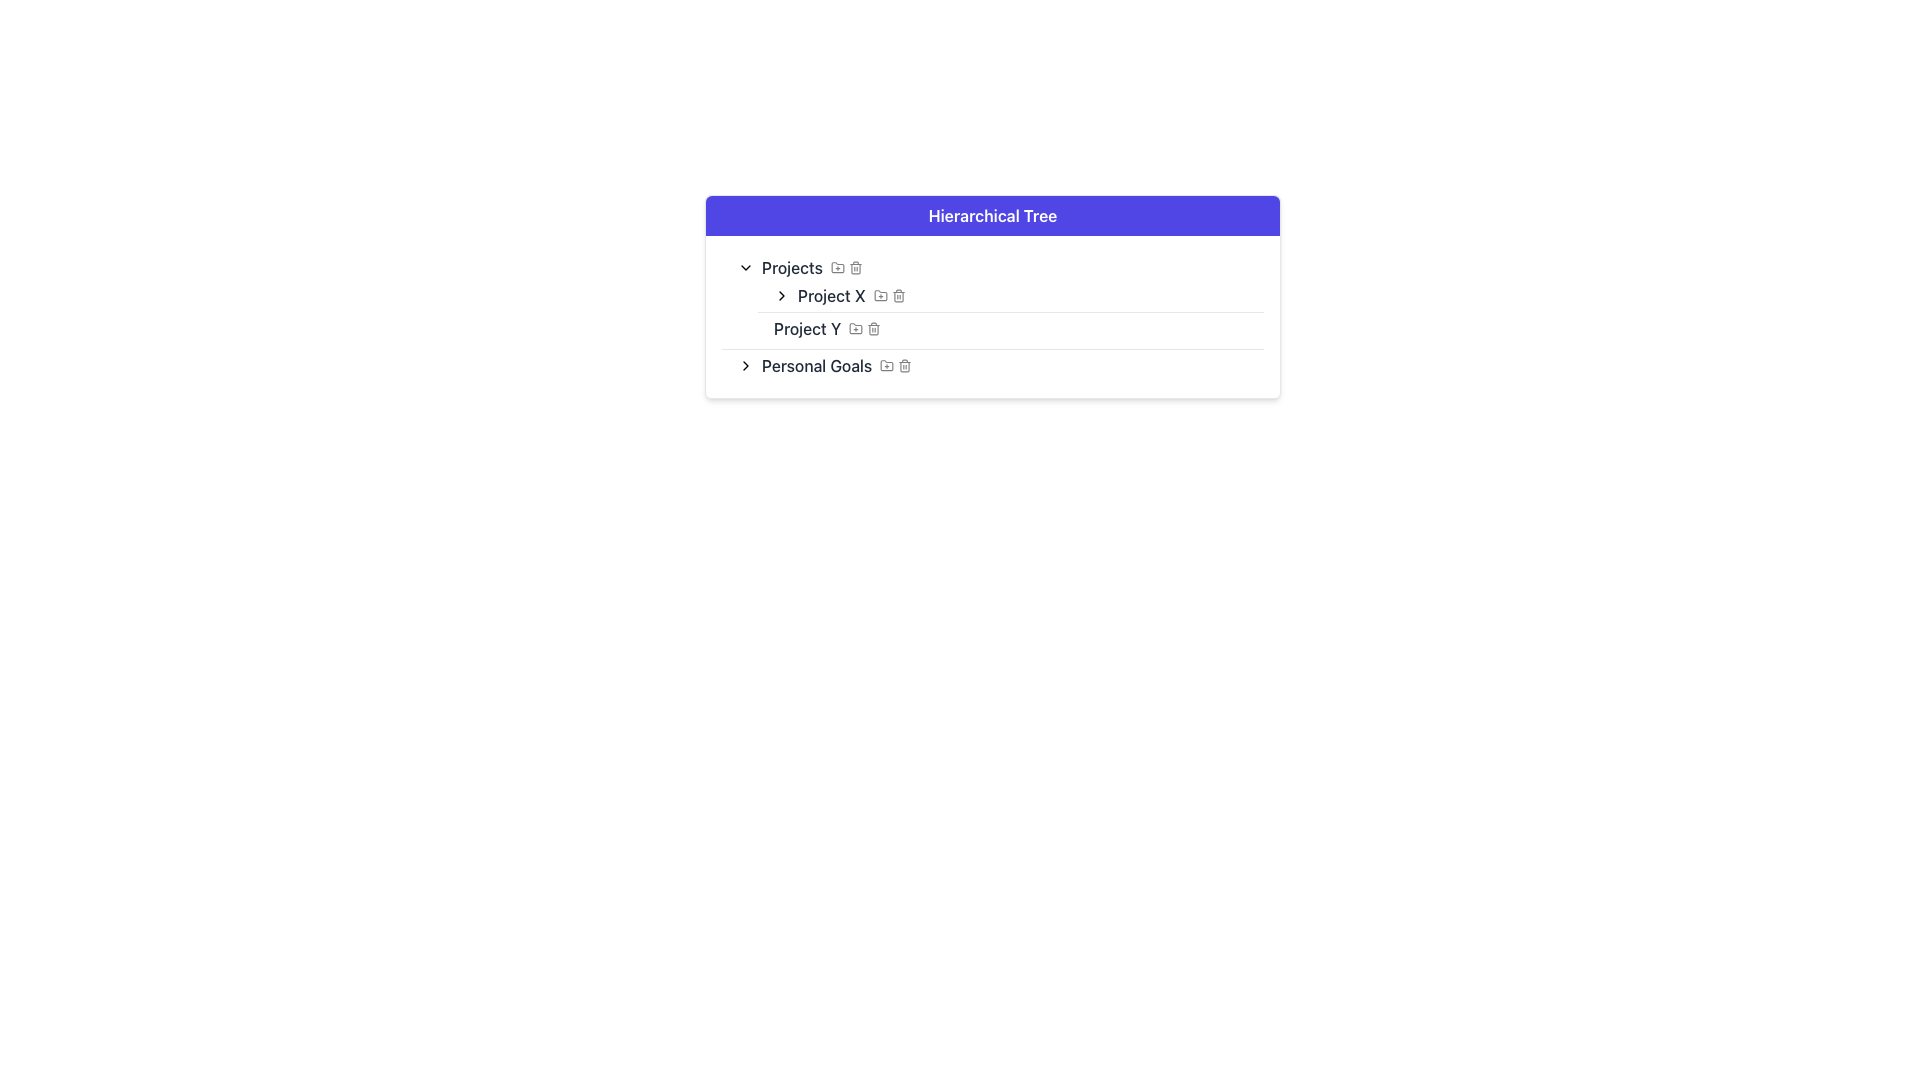 This screenshot has height=1080, width=1920. I want to click on the trash bin icon located immediately to the right of 'Personal Goals' in the hierarchical tree interface, so click(904, 366).